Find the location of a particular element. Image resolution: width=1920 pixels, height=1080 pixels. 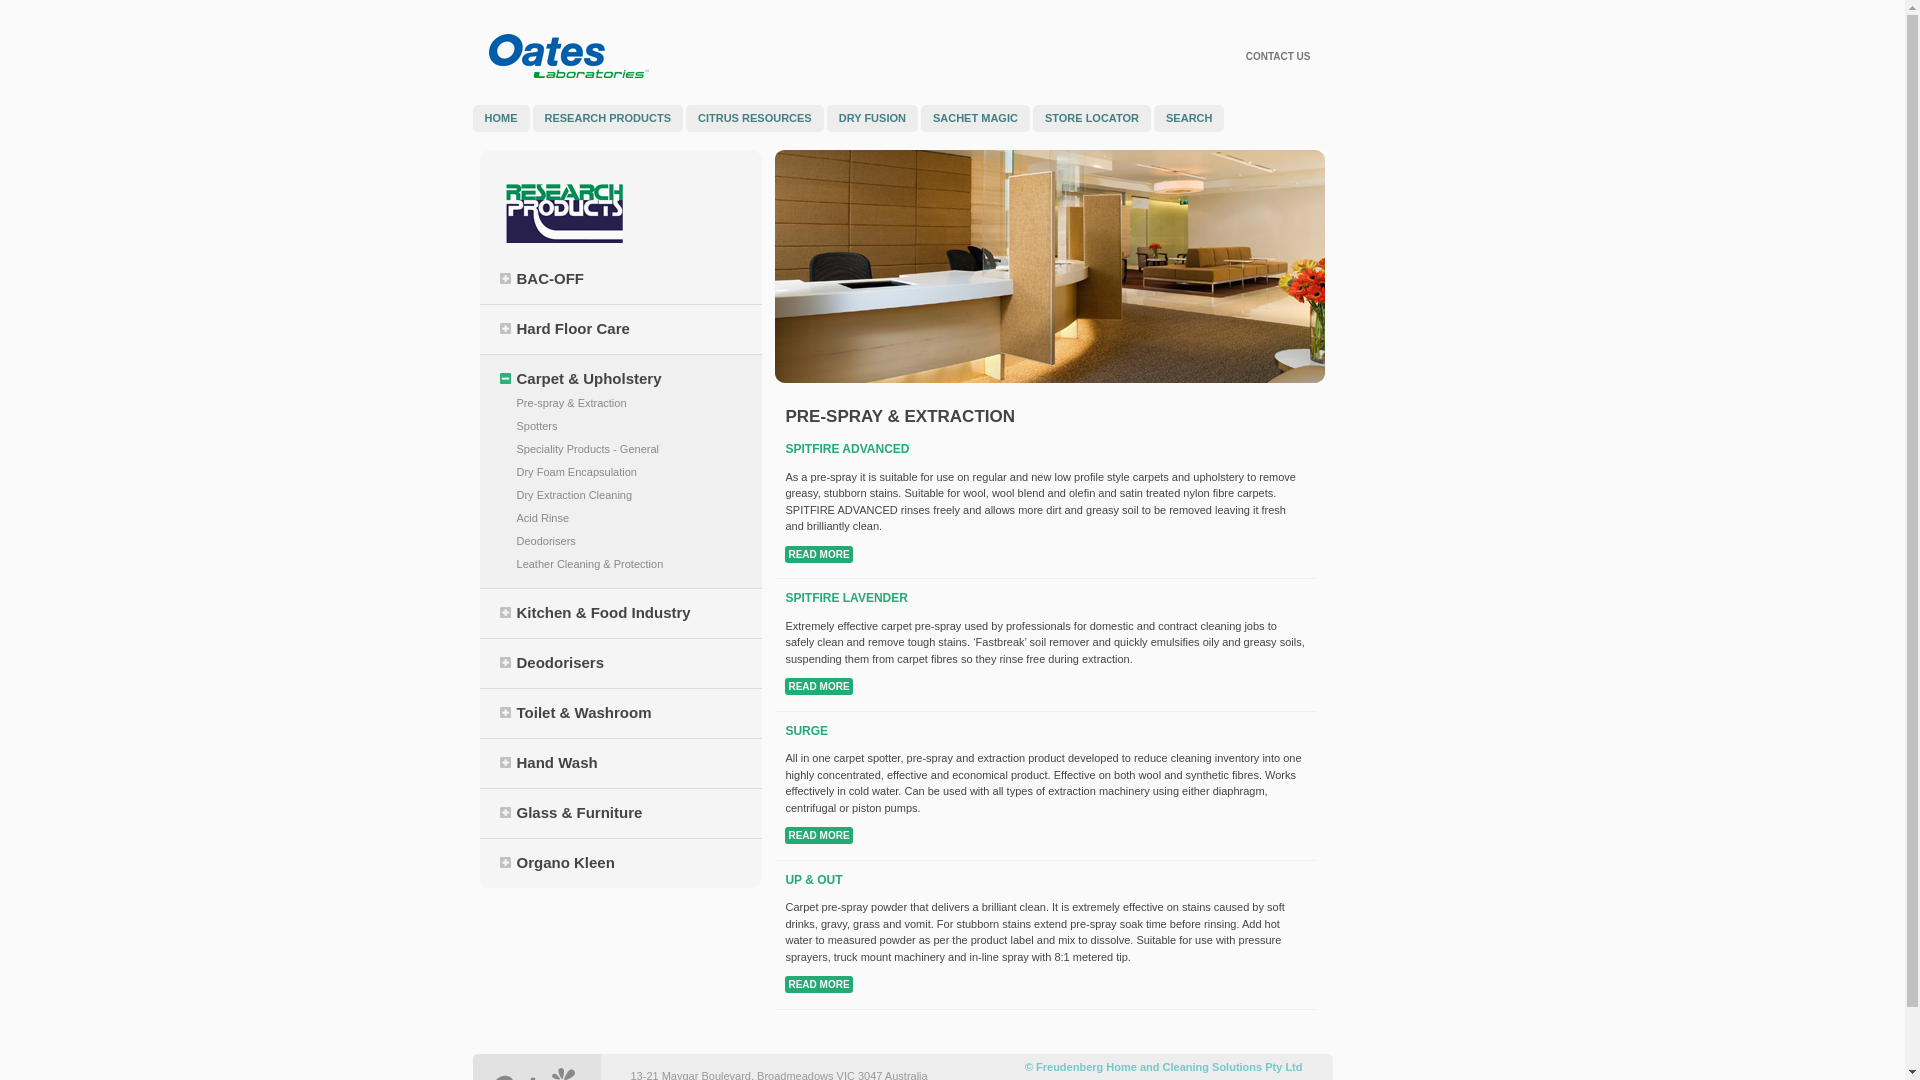

'Spotters' is located at coordinates (517, 424).